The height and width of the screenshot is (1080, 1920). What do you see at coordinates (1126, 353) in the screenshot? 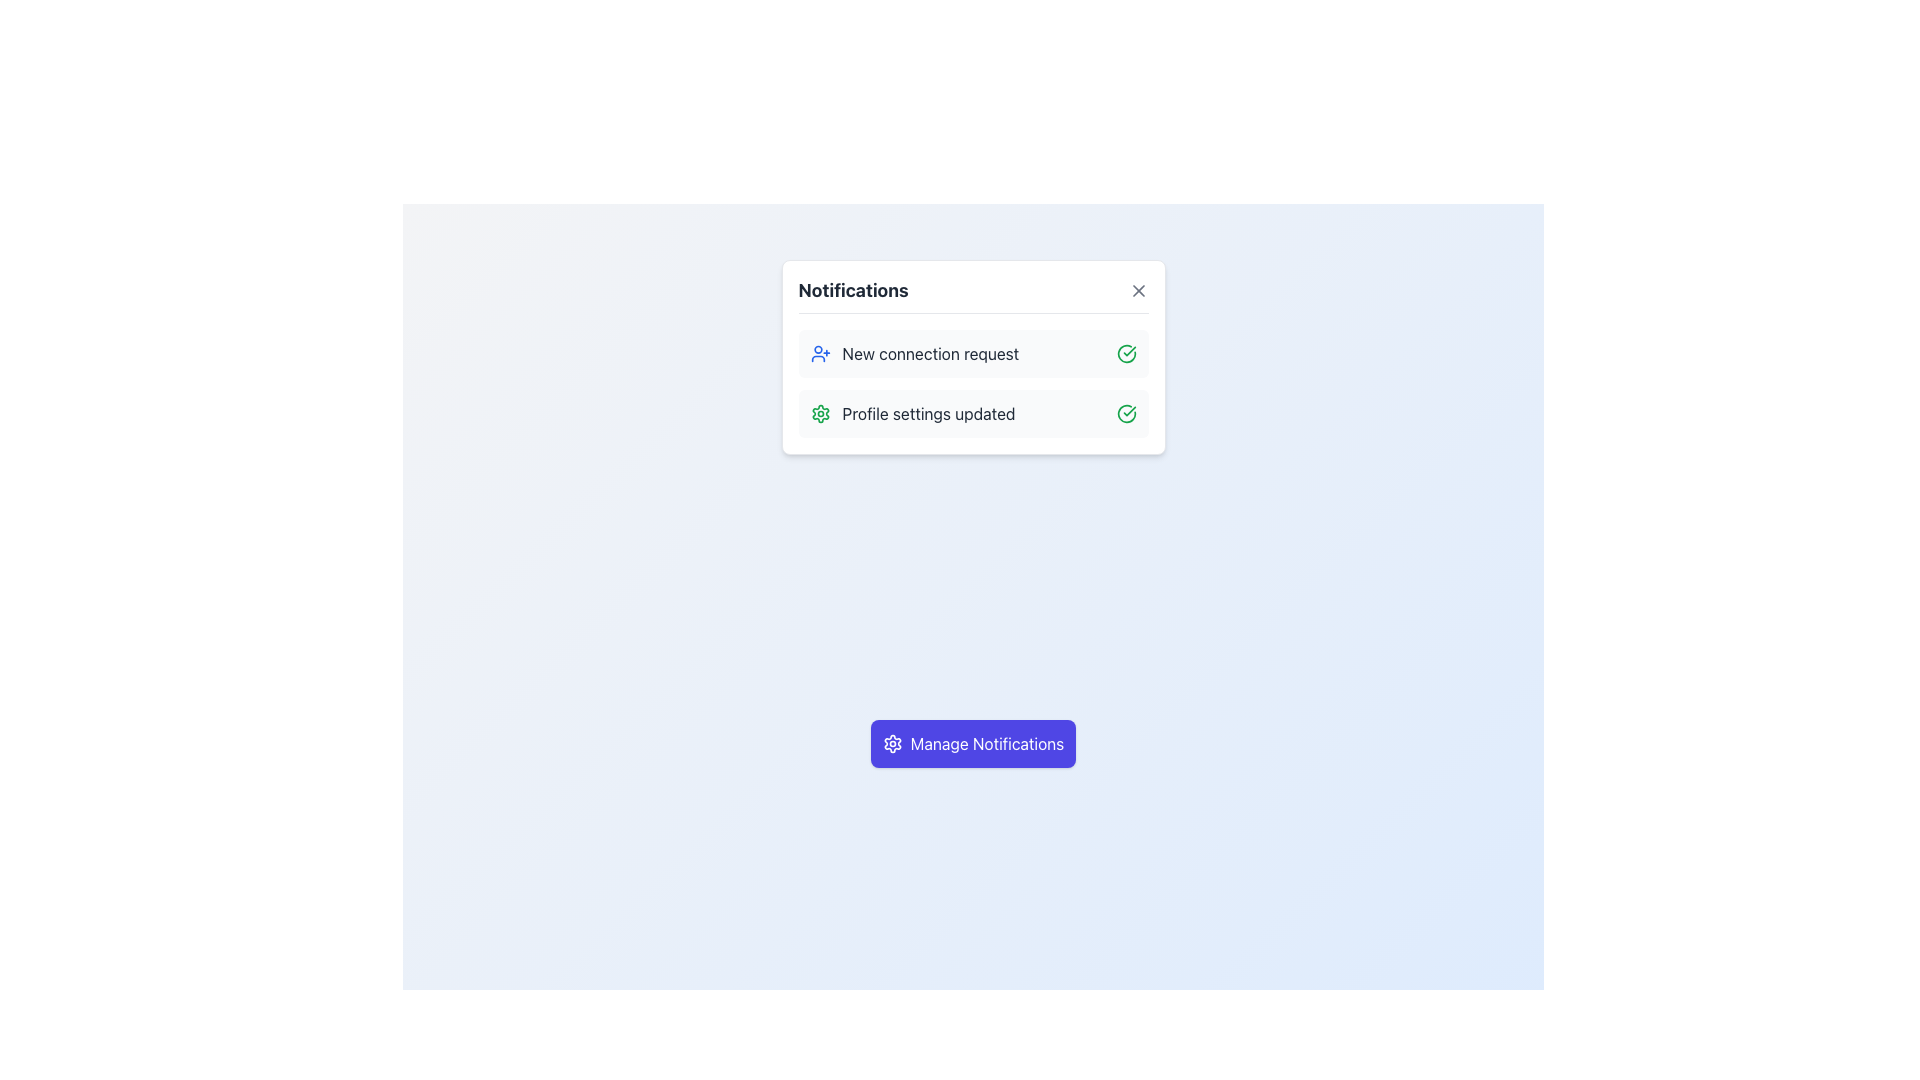
I see `the confirmation indicator icon located on the rightmost side of the Notifications panel, next to the 'New connection request' text` at bounding box center [1126, 353].